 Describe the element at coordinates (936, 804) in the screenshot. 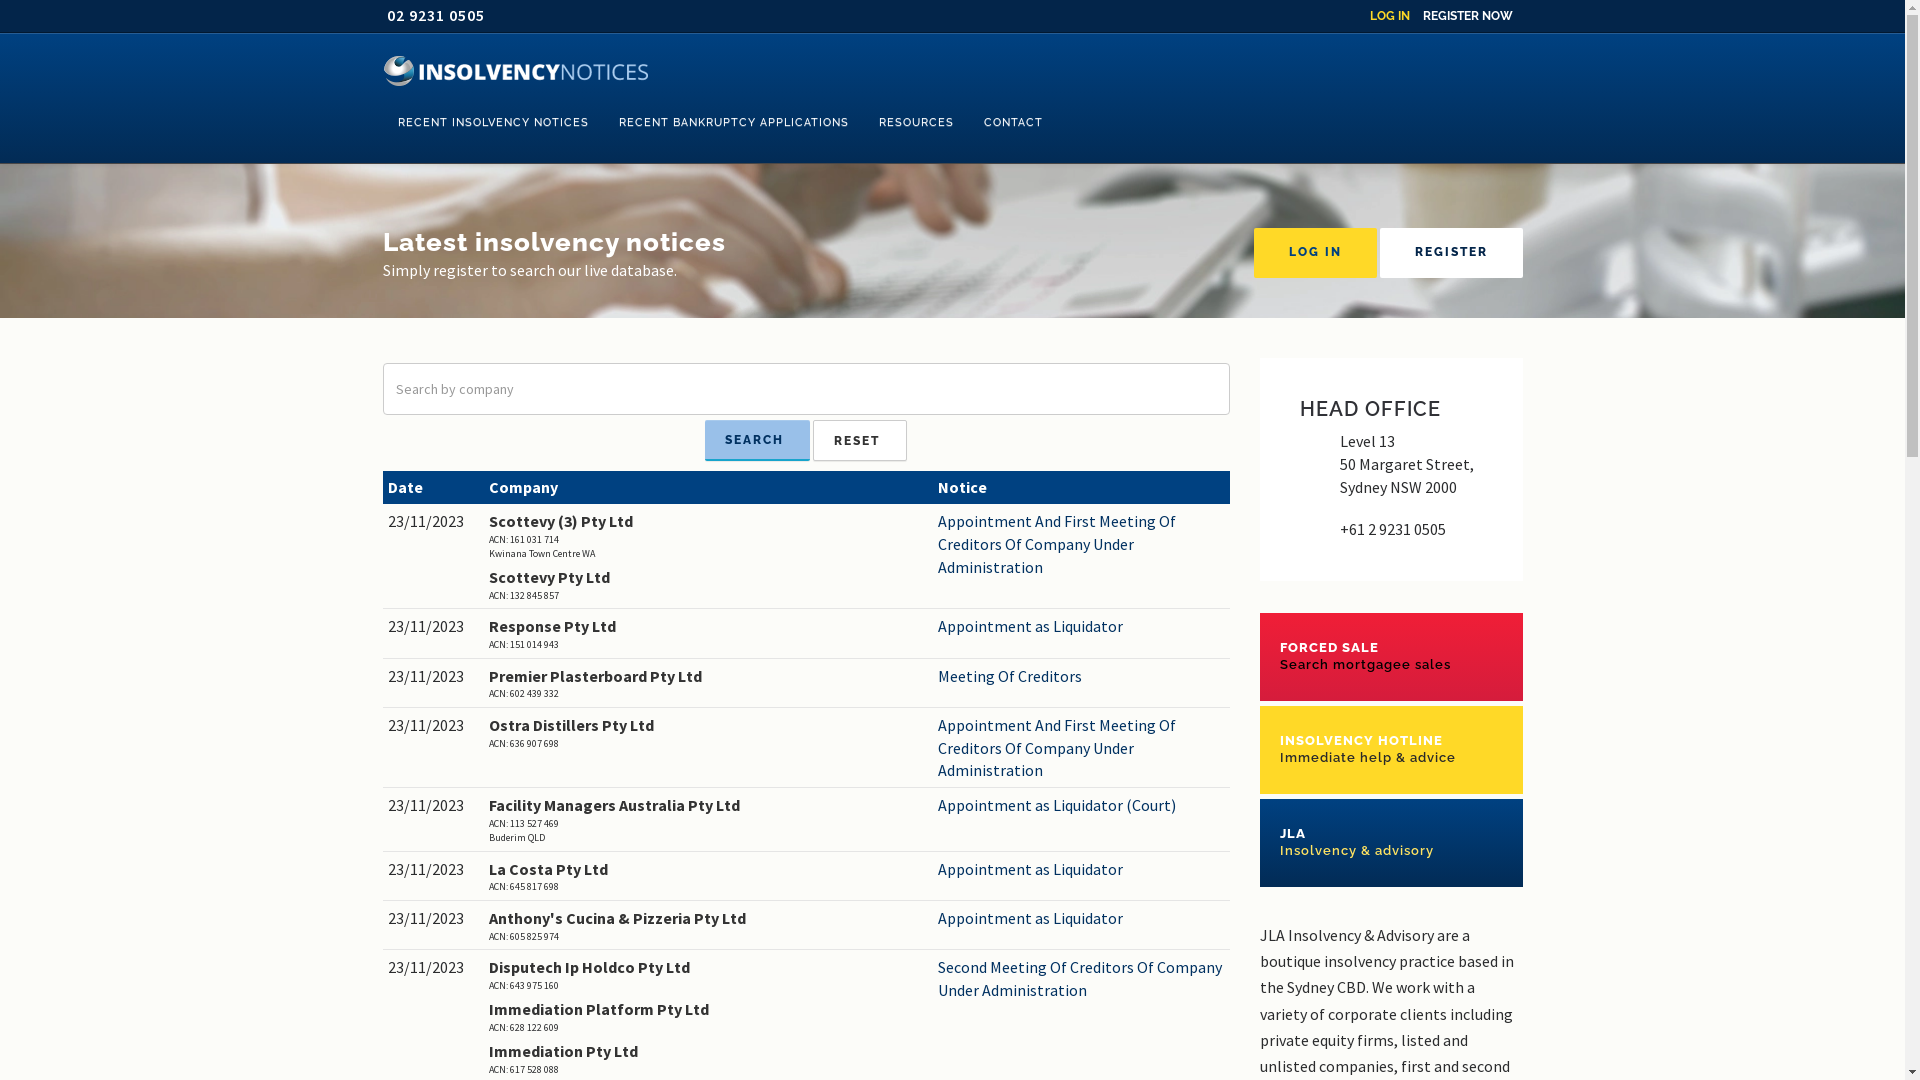

I see `'Appointment as Liquidator (Court)'` at that location.